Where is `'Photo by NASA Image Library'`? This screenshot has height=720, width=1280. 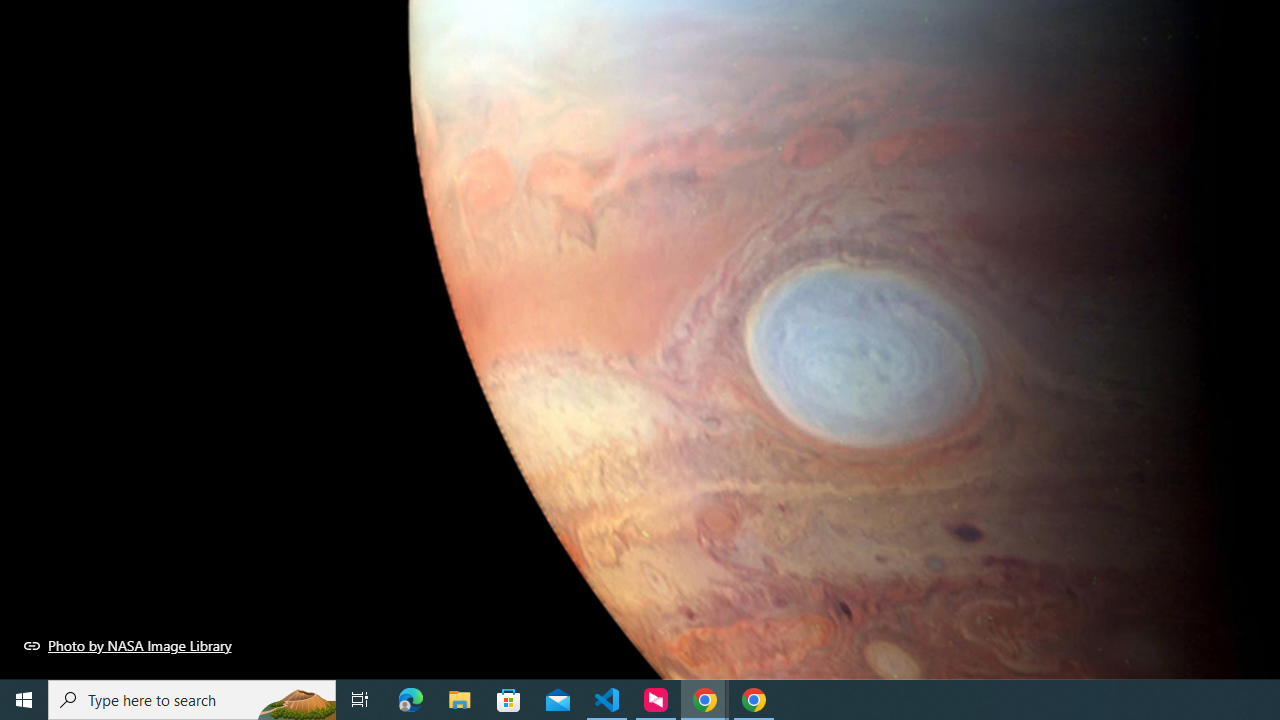 'Photo by NASA Image Library' is located at coordinates (127, 645).